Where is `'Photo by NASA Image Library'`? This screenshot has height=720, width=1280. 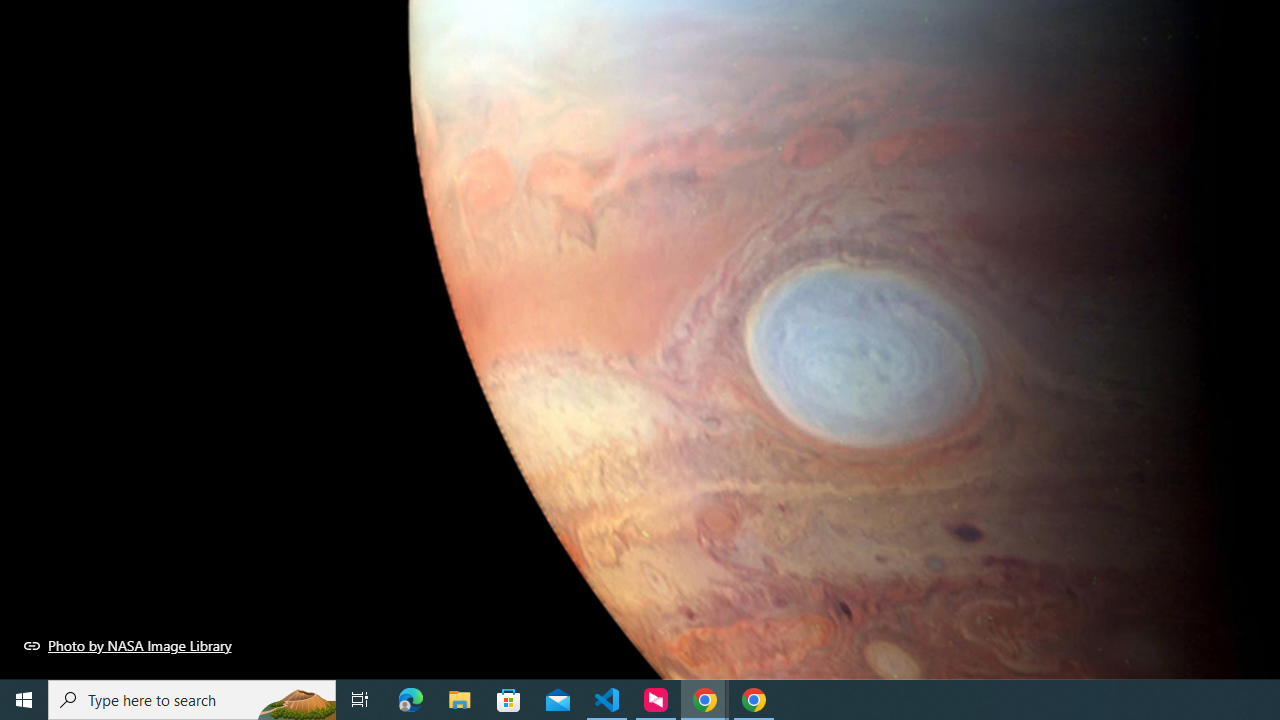 'Photo by NASA Image Library' is located at coordinates (127, 645).